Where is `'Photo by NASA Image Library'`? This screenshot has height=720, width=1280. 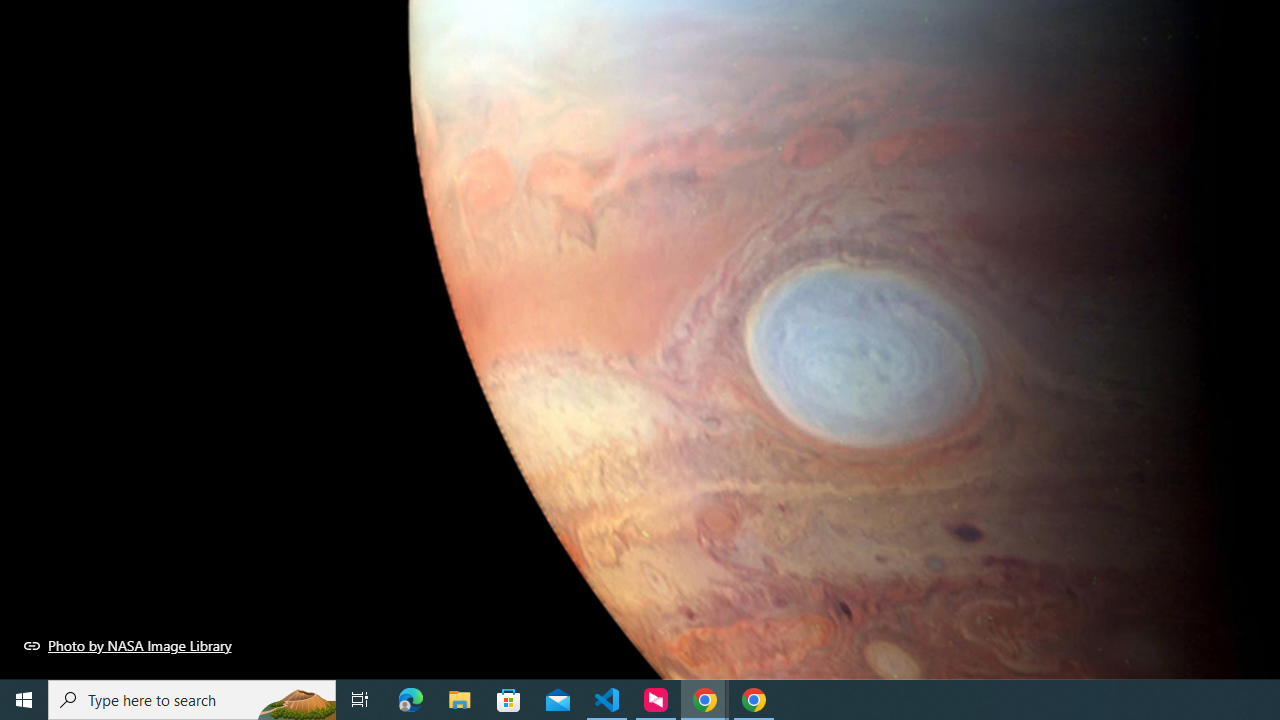 'Photo by NASA Image Library' is located at coordinates (127, 645).